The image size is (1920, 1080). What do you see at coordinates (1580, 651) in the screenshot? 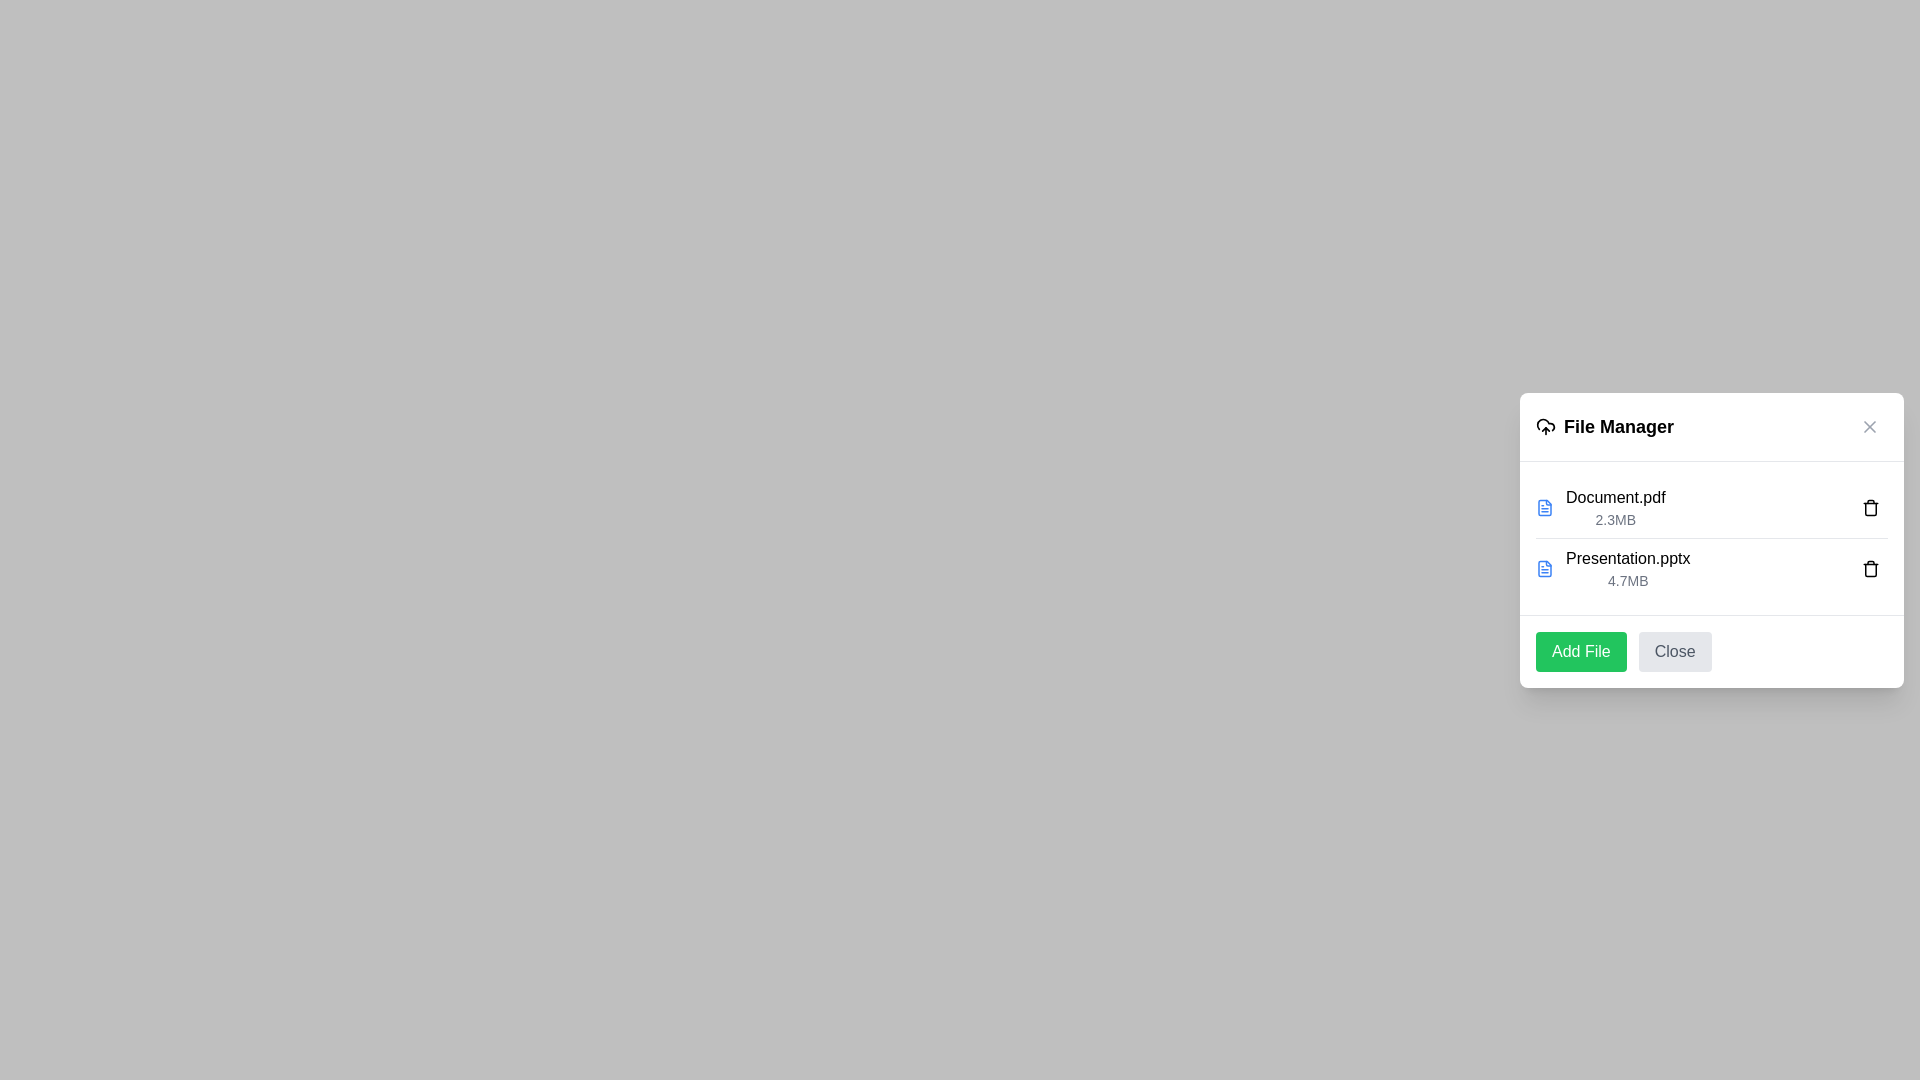
I see `the 'Add Files' button located at the bottom-left corner of the 'File Manager' modal dialog` at bounding box center [1580, 651].